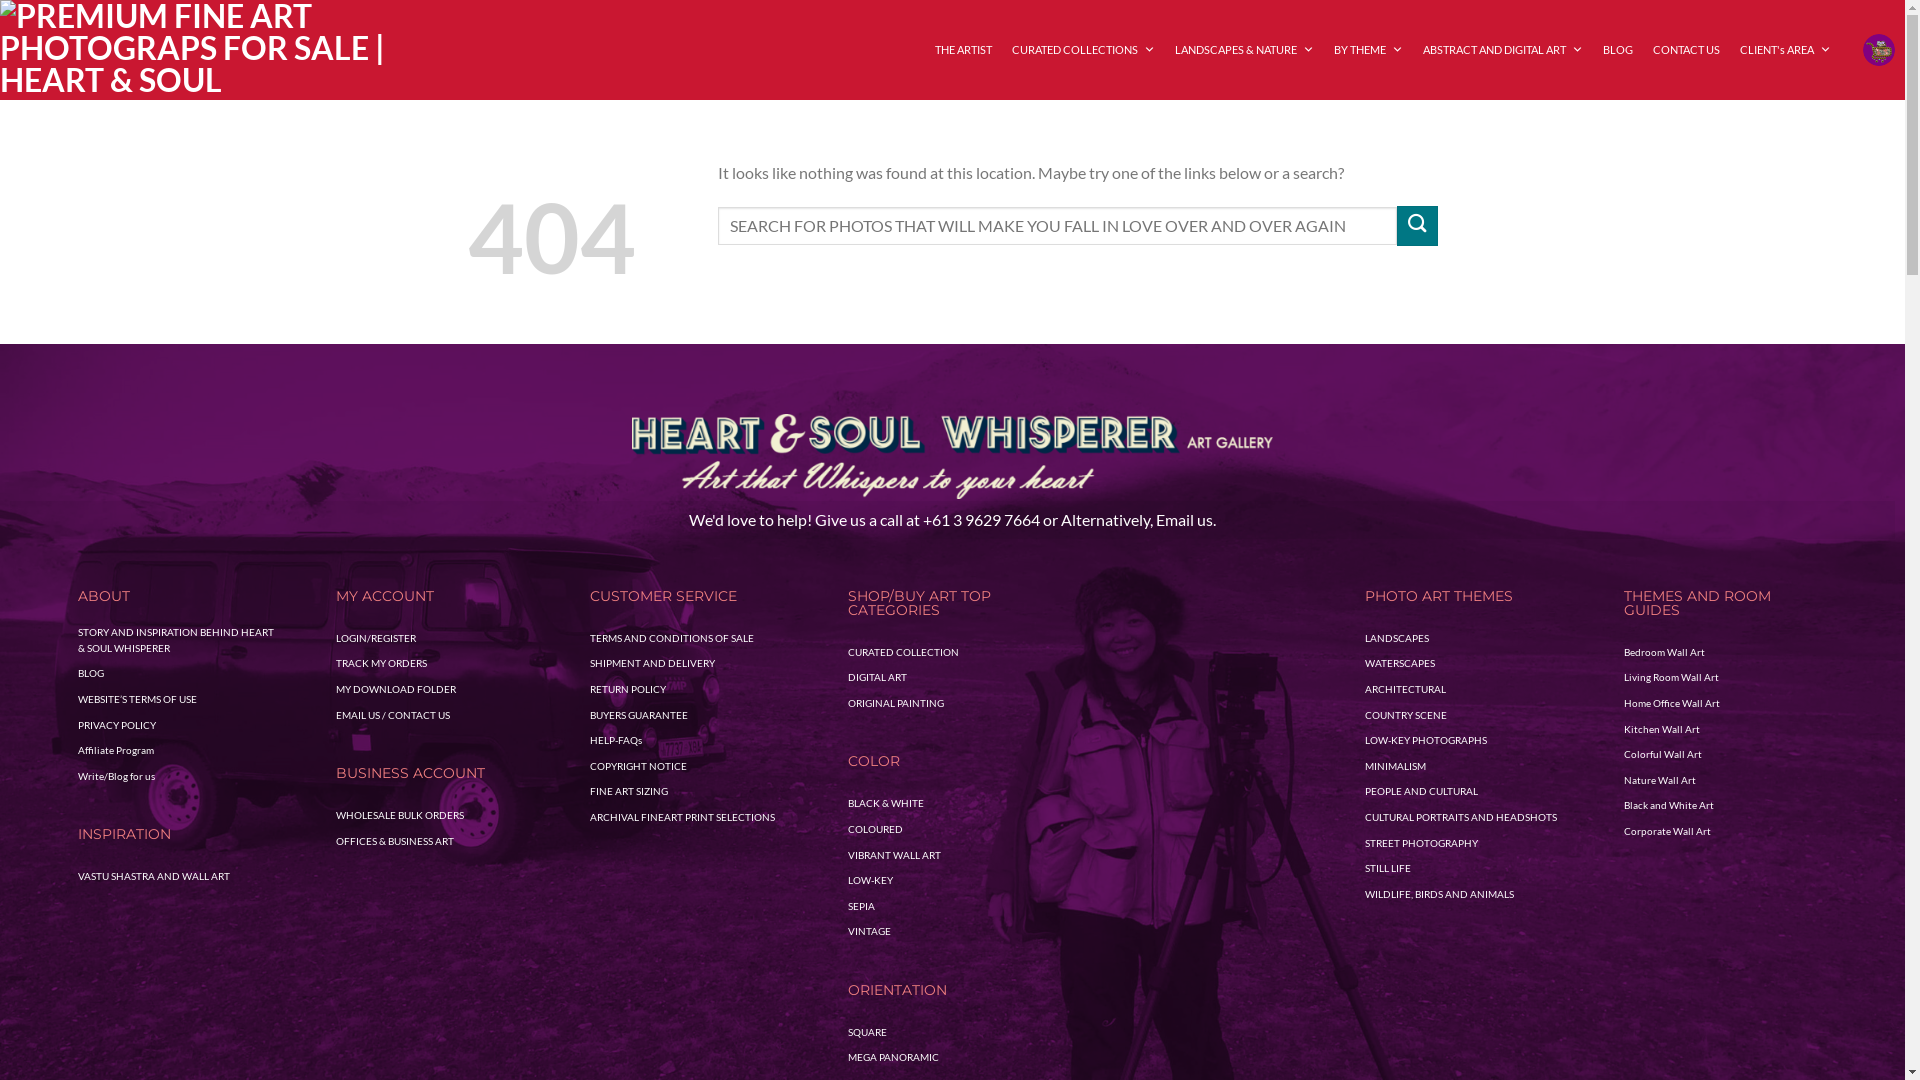 The height and width of the screenshot is (1080, 1920). Describe the element at coordinates (1667, 830) in the screenshot. I see `'Corporate Wall Art'` at that location.